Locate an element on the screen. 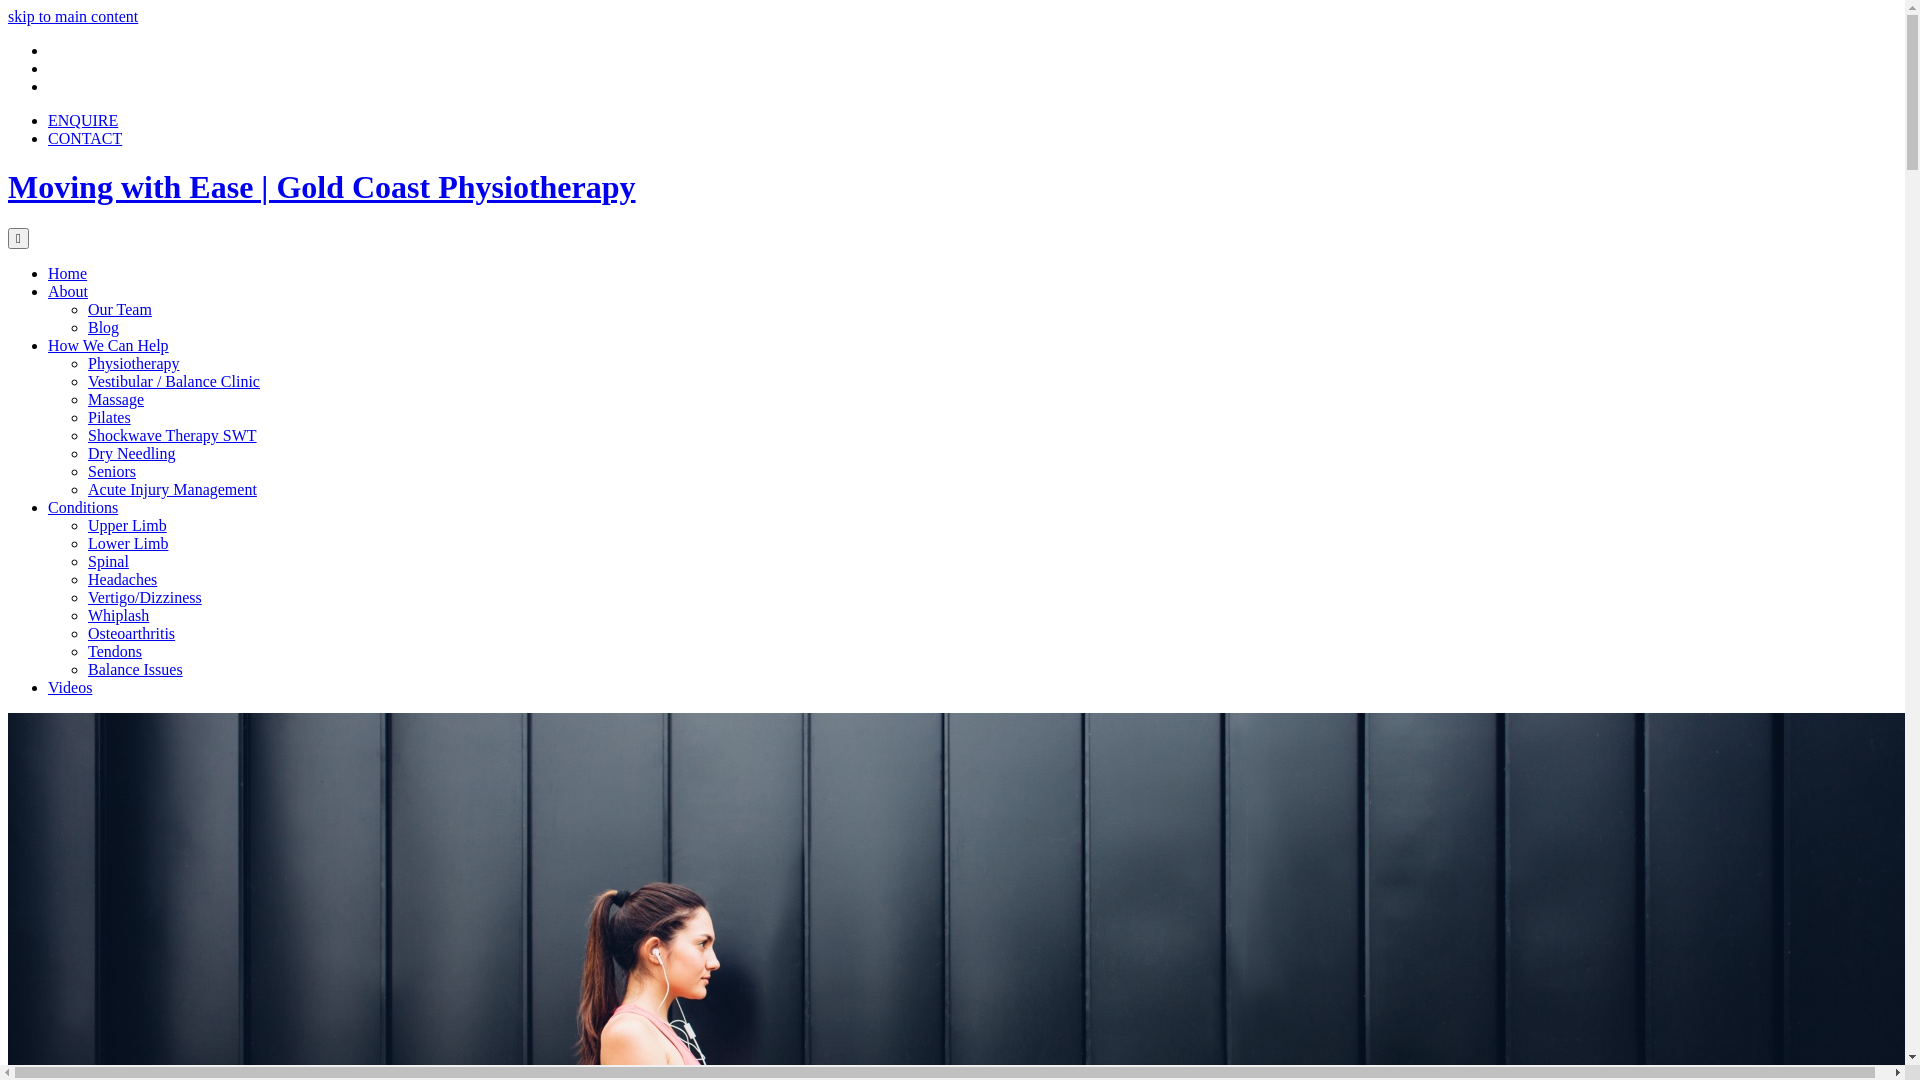 The image size is (1920, 1080). 'Moving with Ease | Gold Coast Physiotherapy' is located at coordinates (321, 186).